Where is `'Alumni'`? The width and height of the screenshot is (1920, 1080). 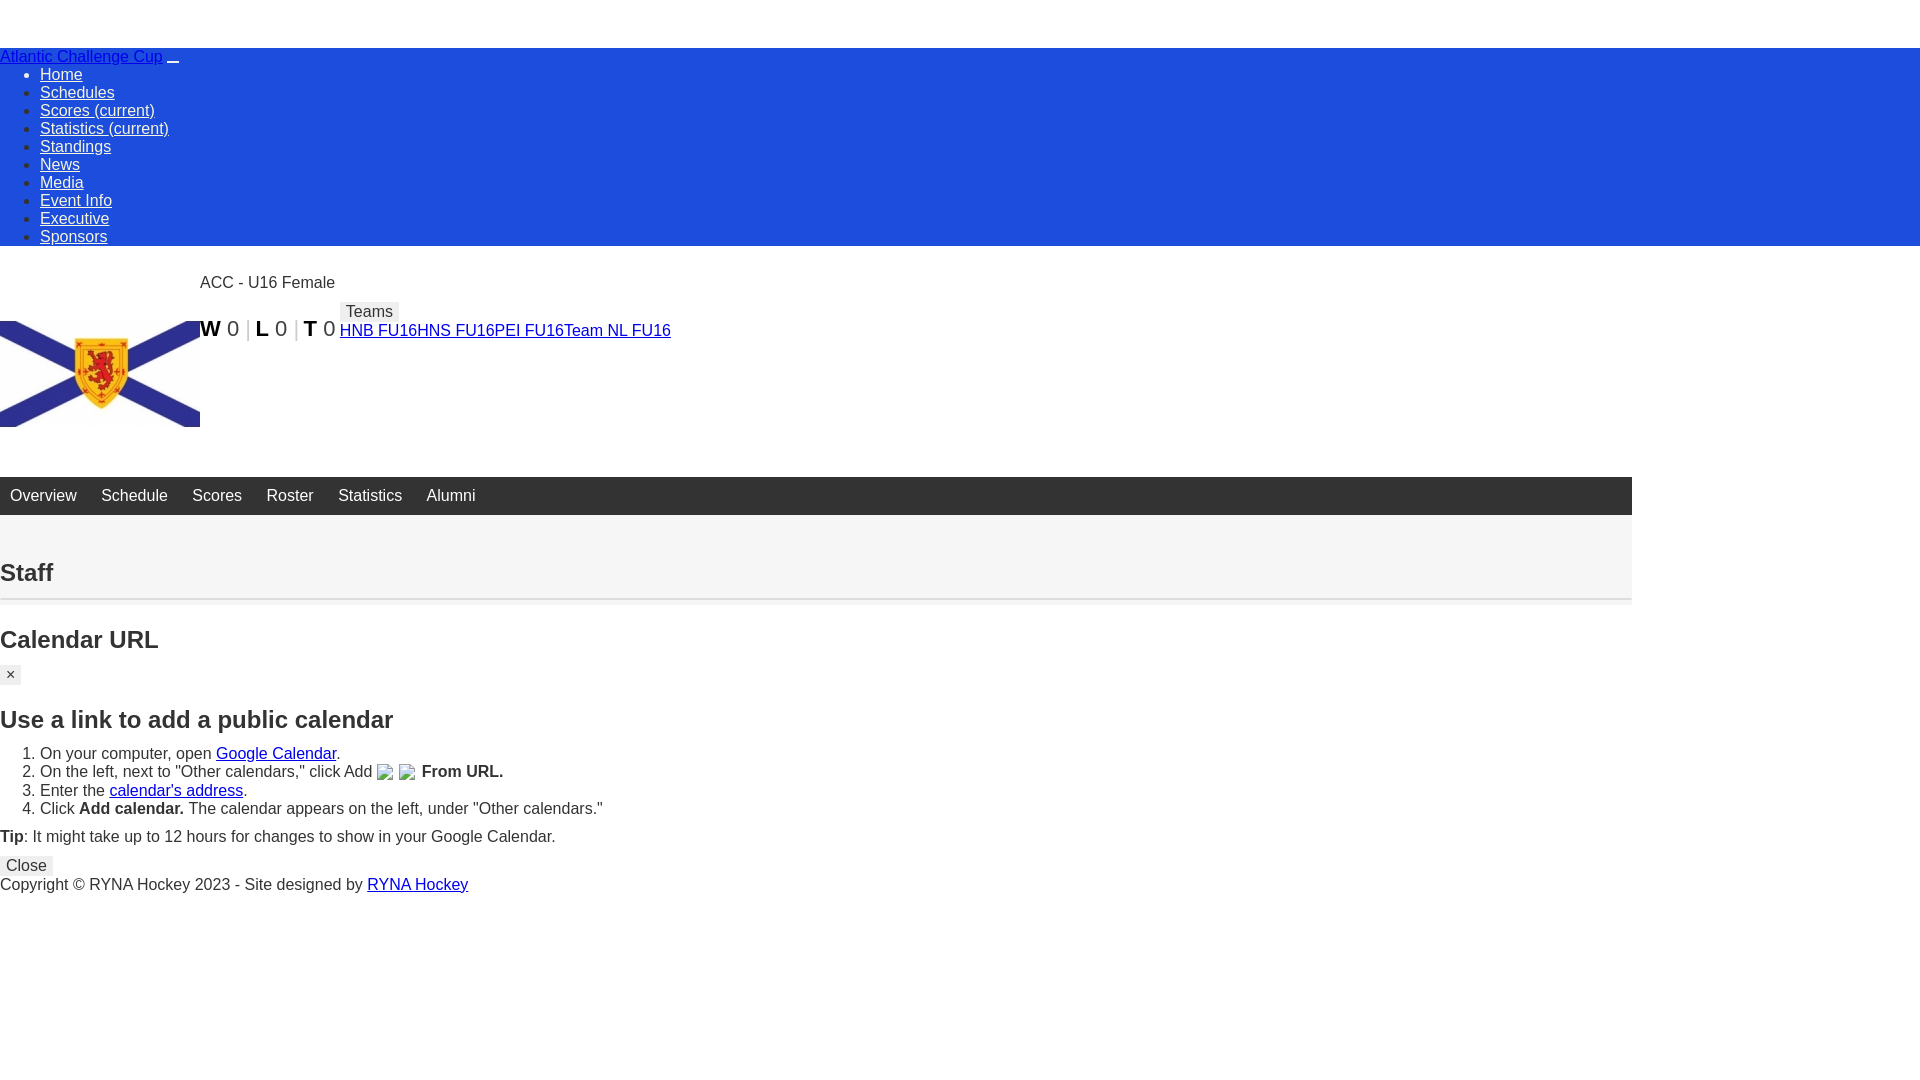 'Alumni' is located at coordinates (450, 495).